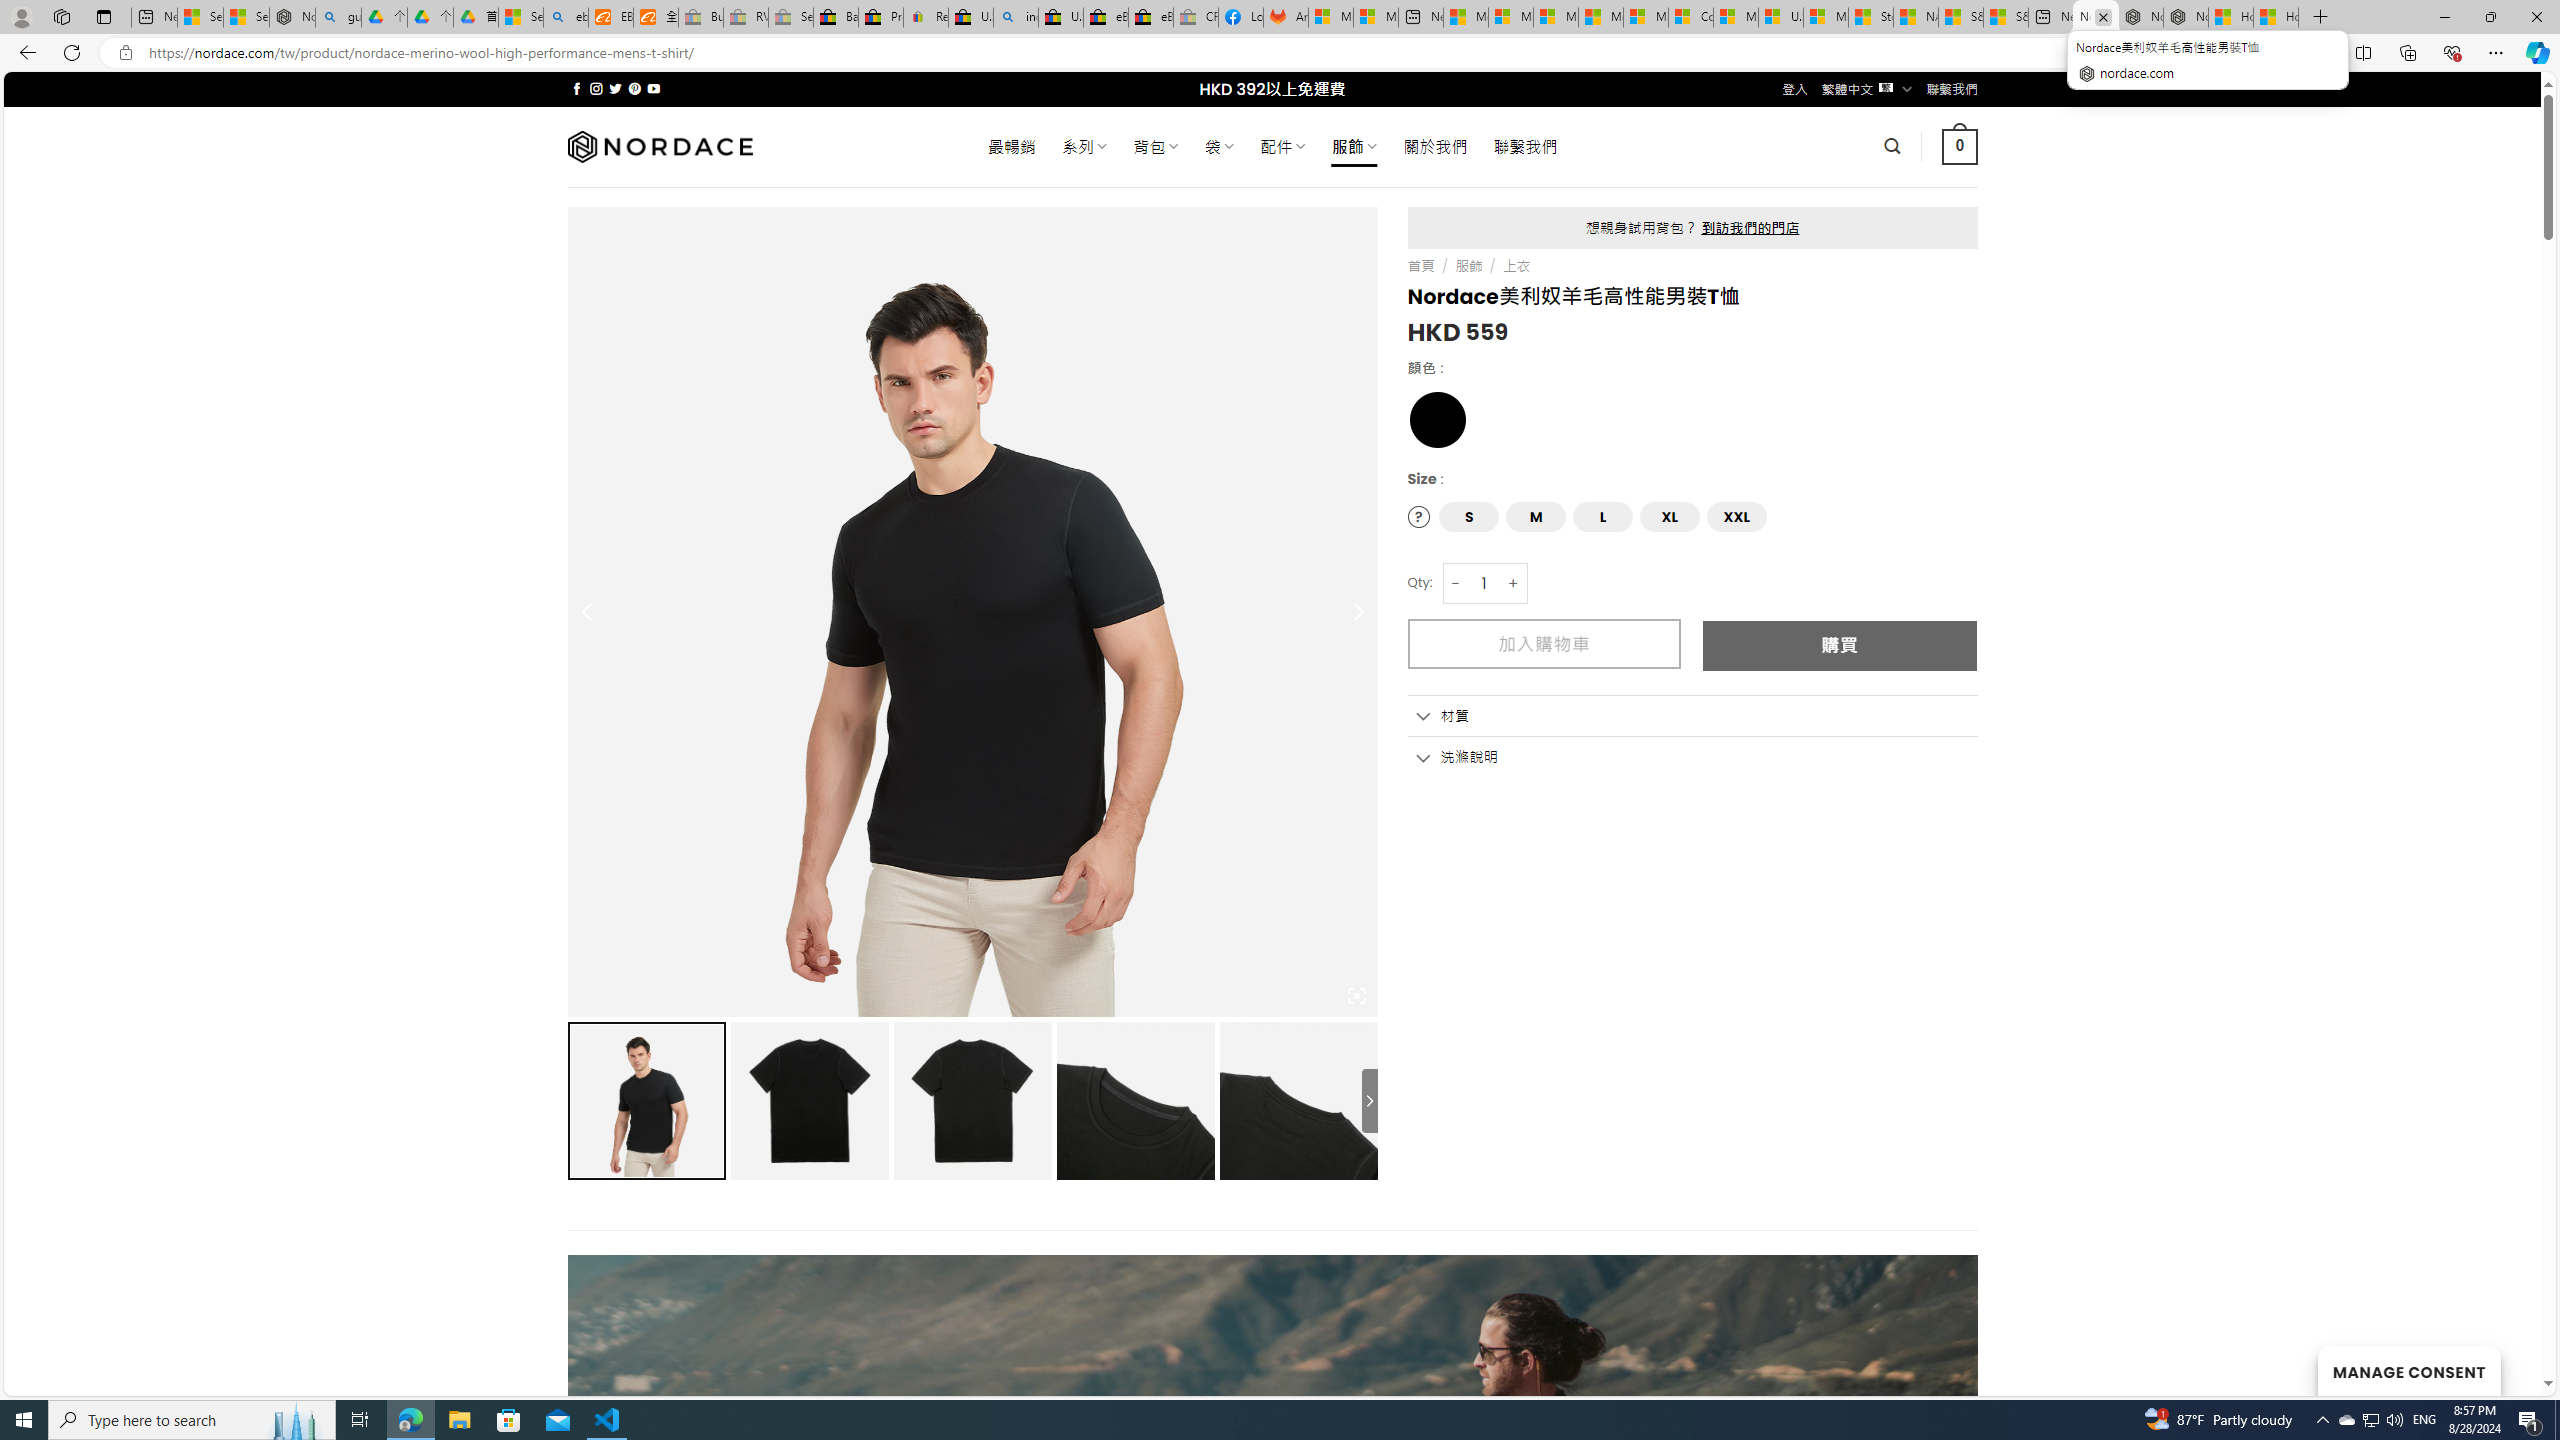 The height and width of the screenshot is (1440, 2560). I want to click on 'Microsoft account | Home', so click(1556, 16).